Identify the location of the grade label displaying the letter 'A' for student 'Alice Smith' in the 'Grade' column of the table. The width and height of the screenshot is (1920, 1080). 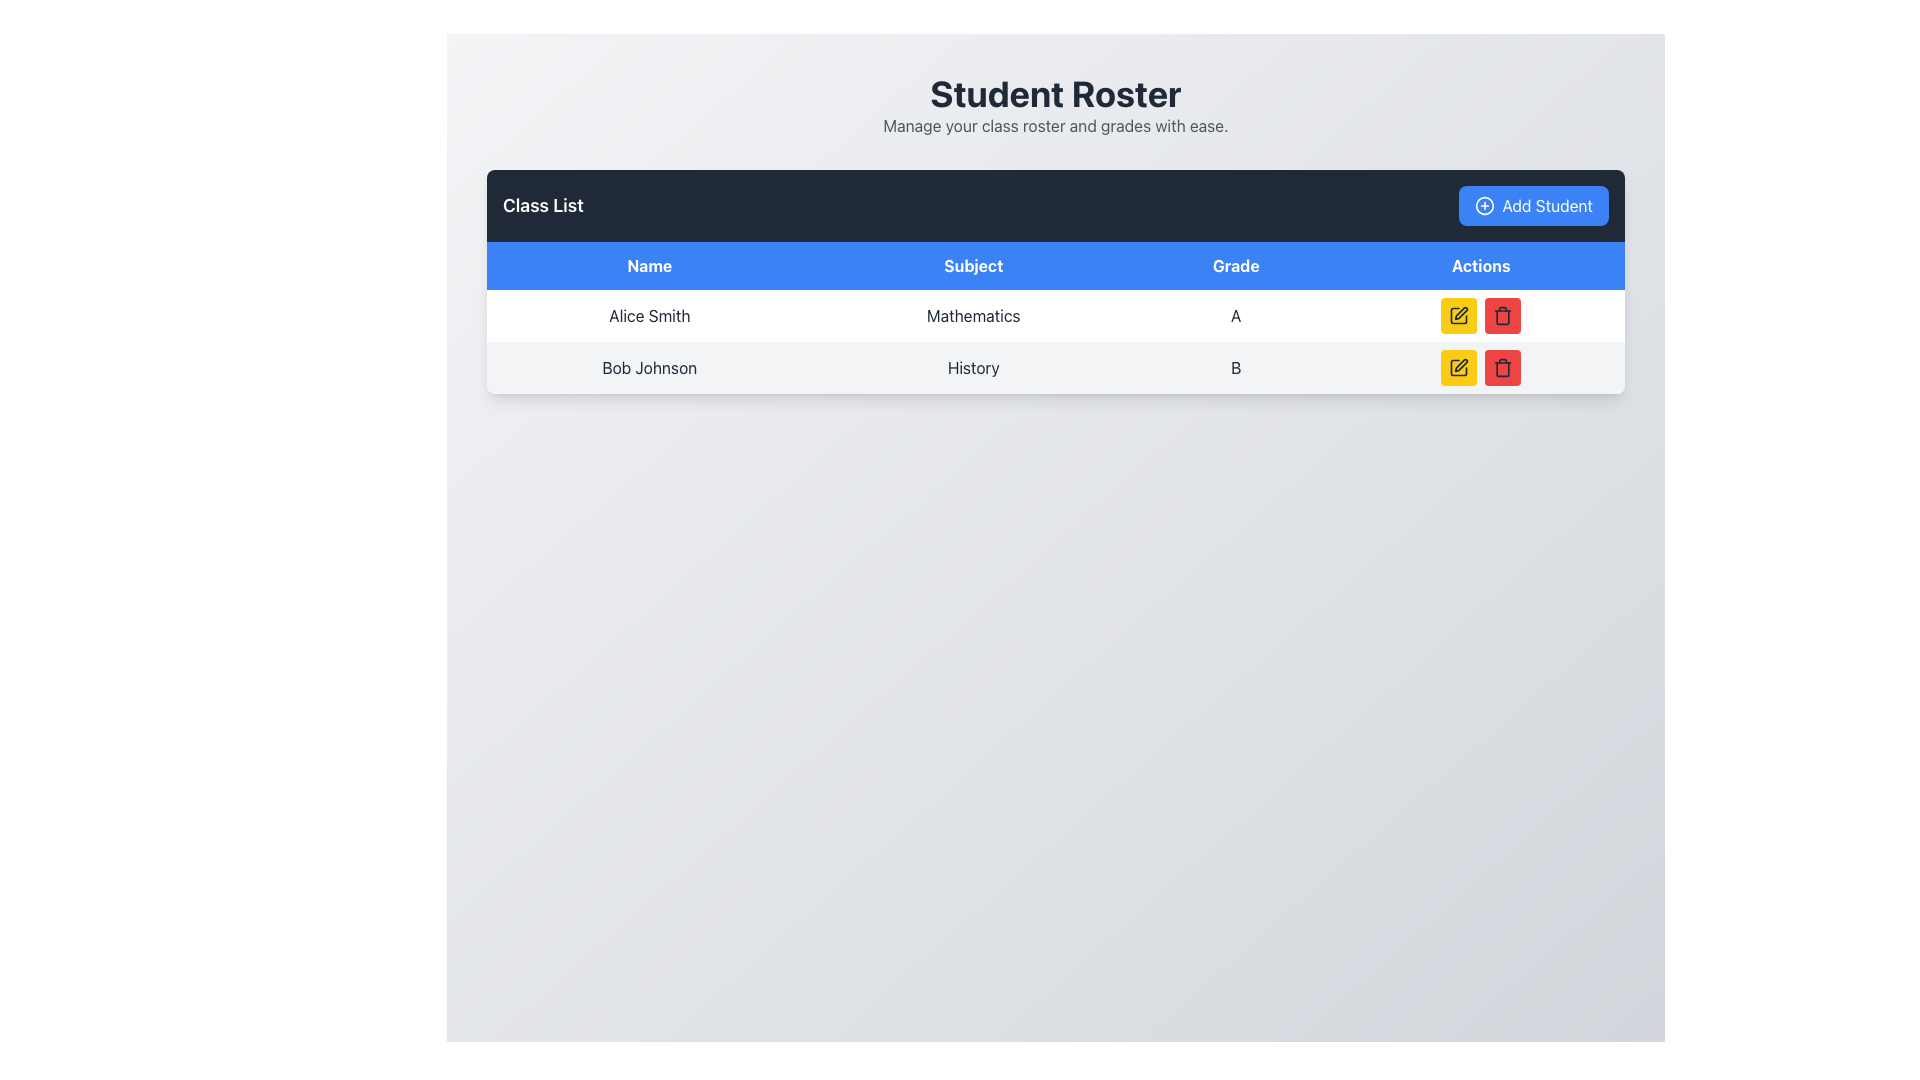
(1235, 315).